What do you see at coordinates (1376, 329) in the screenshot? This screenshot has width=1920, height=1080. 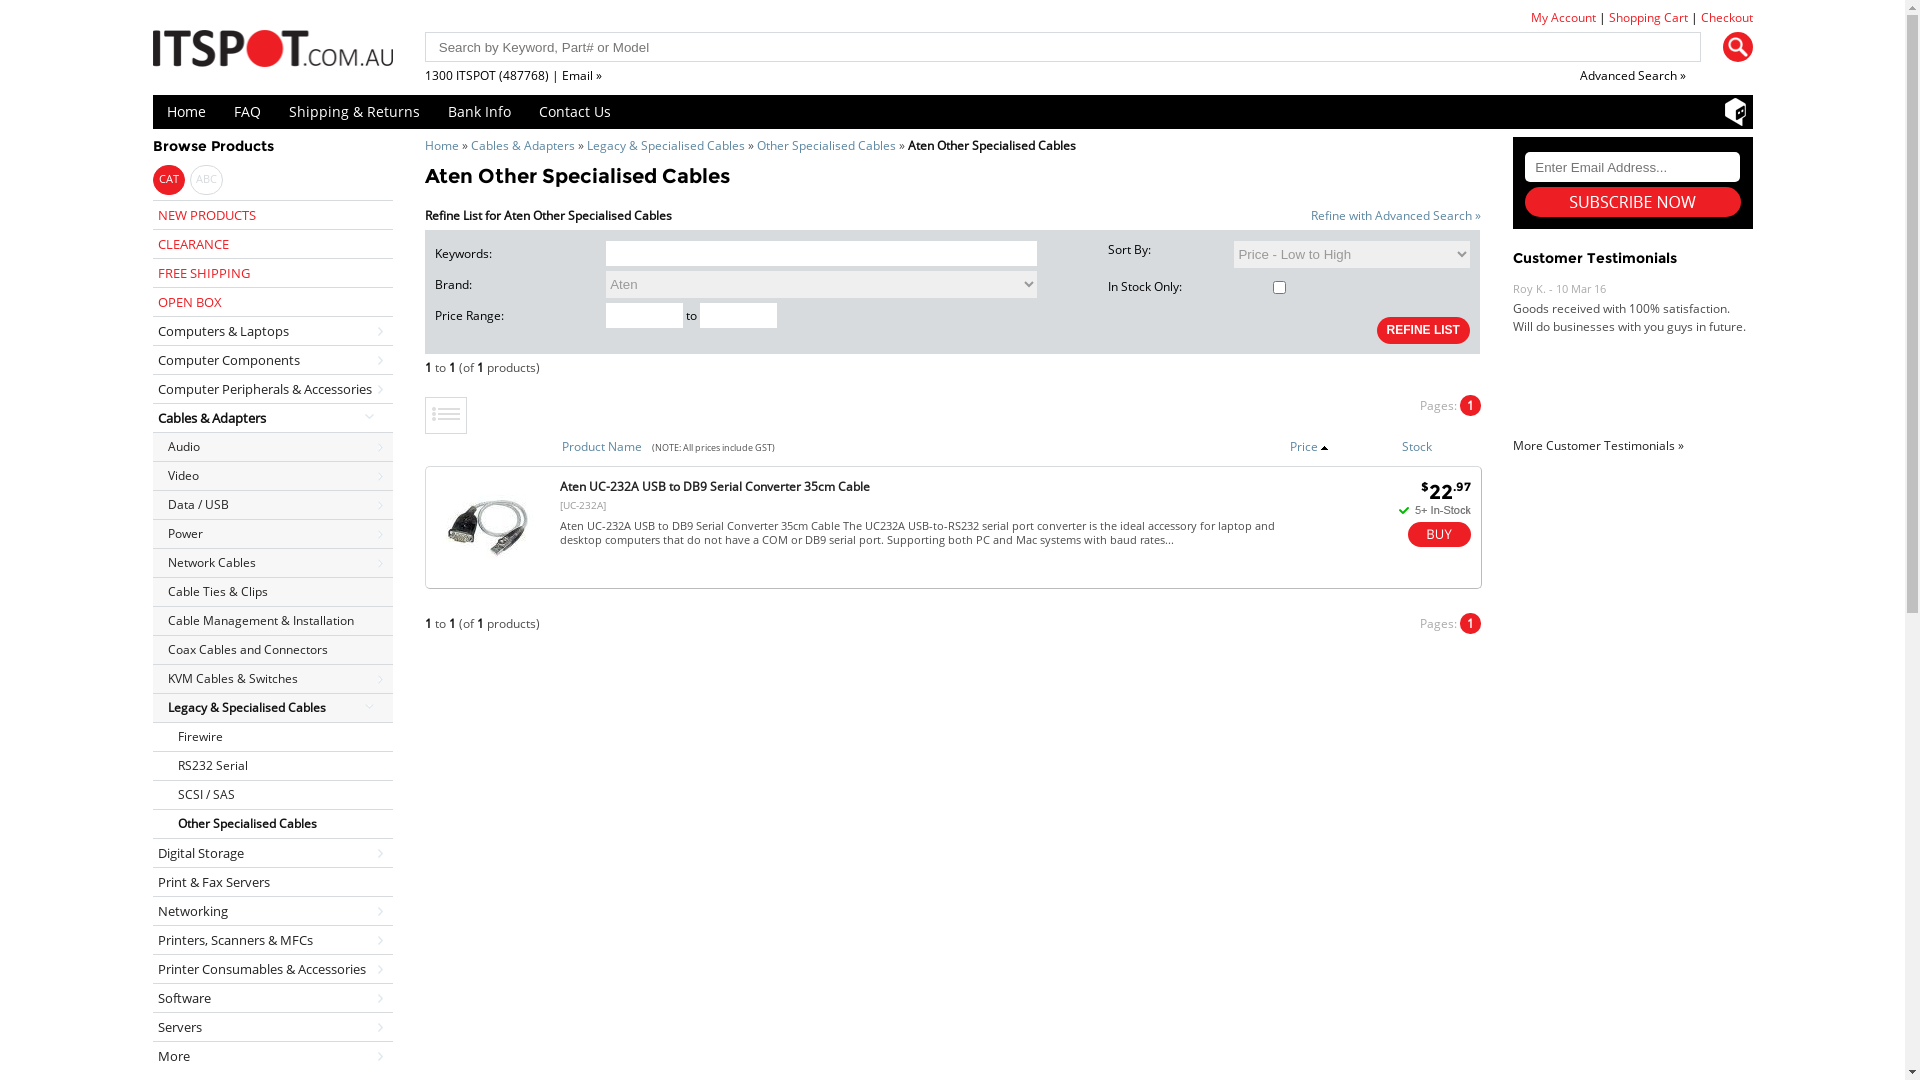 I see `'REFINE LIST'` at bounding box center [1376, 329].